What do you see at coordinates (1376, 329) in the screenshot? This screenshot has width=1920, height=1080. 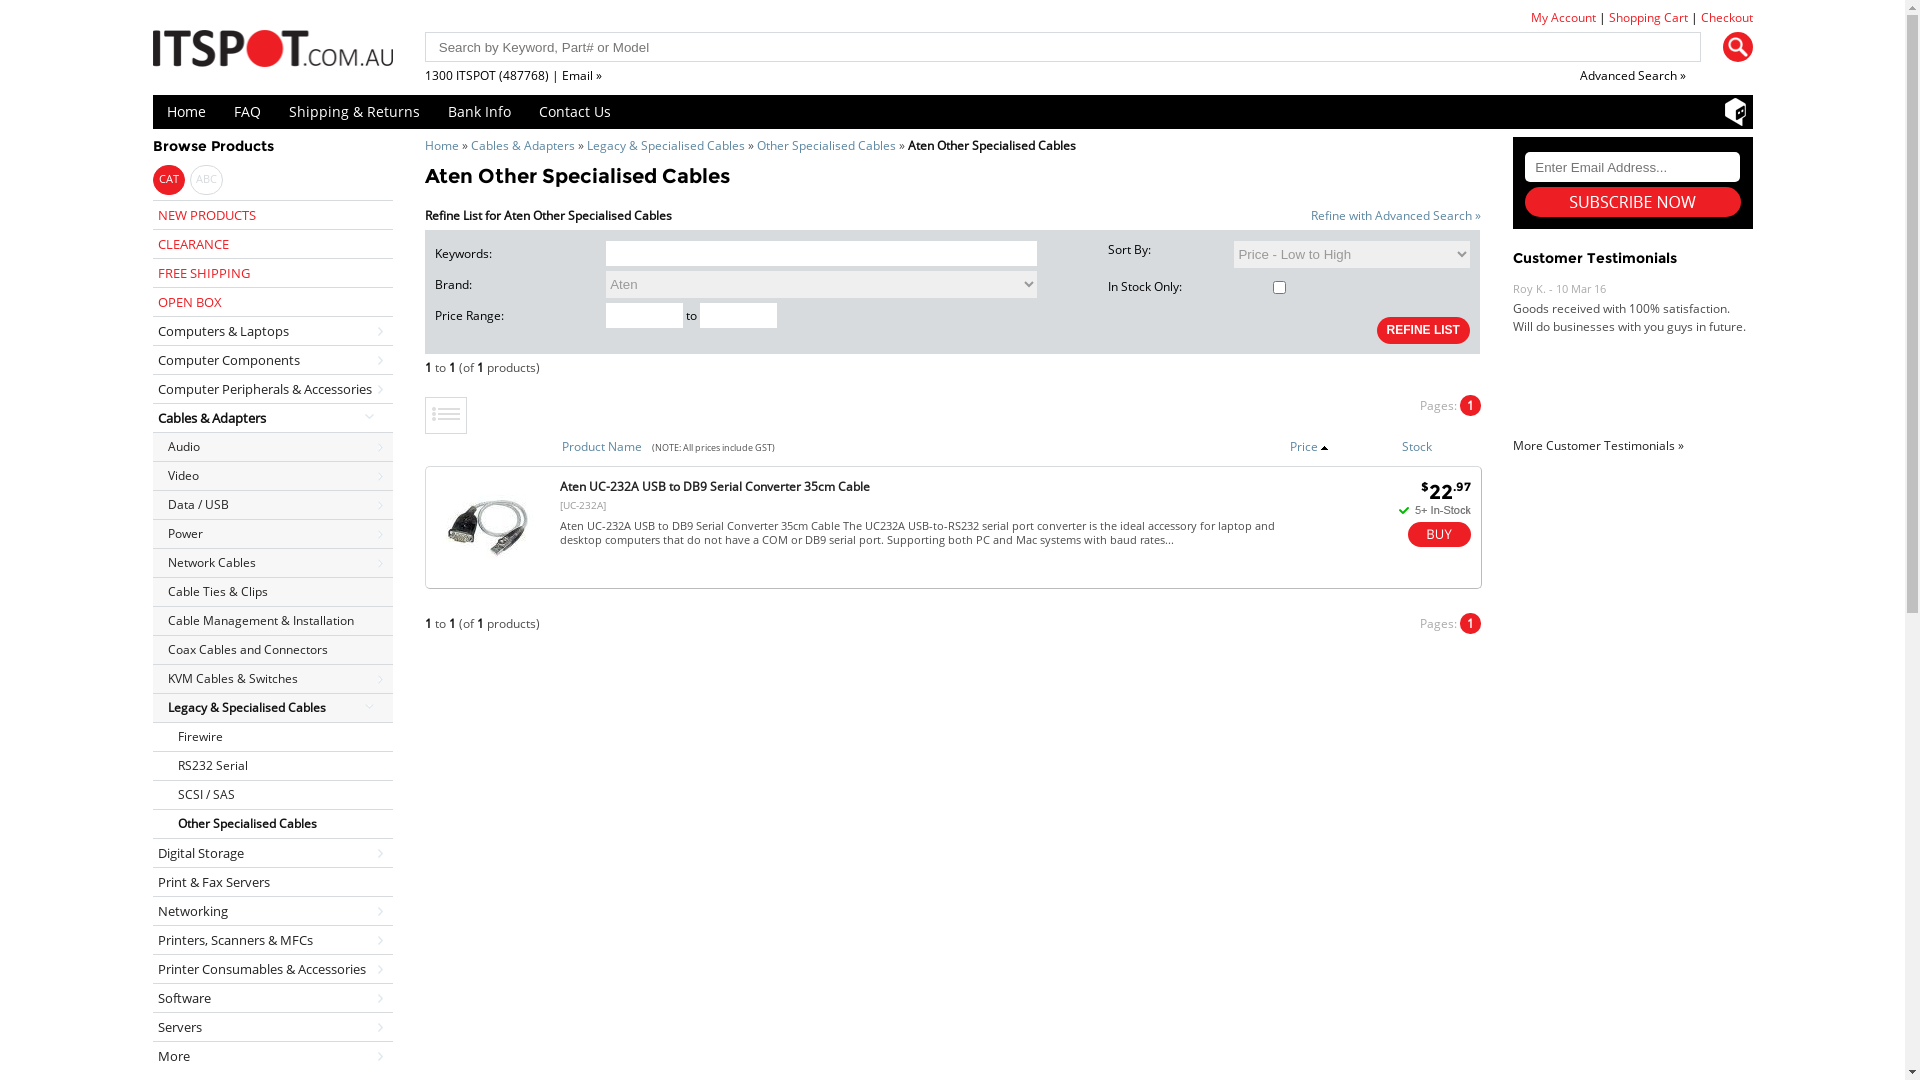 I see `'REFINE LIST'` at bounding box center [1376, 329].